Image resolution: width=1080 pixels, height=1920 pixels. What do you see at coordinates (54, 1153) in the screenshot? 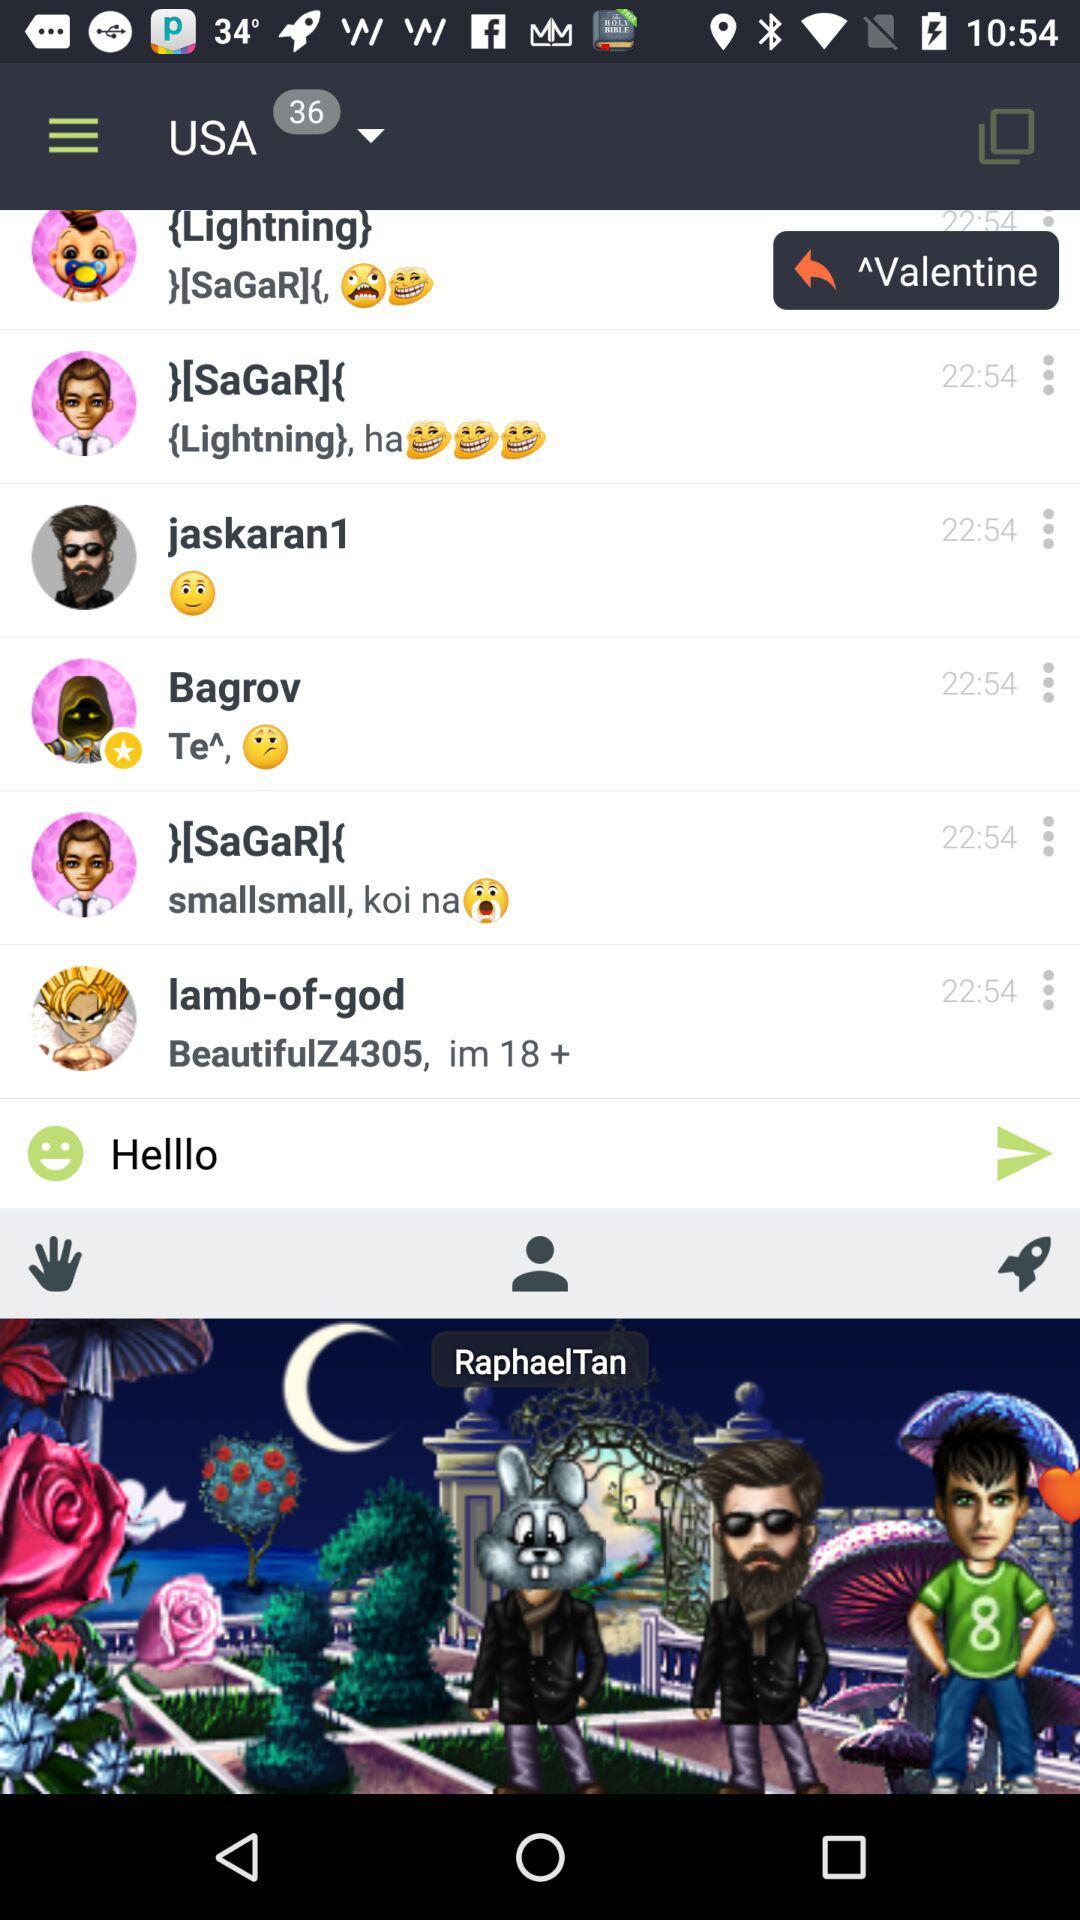
I see `smiley` at bounding box center [54, 1153].